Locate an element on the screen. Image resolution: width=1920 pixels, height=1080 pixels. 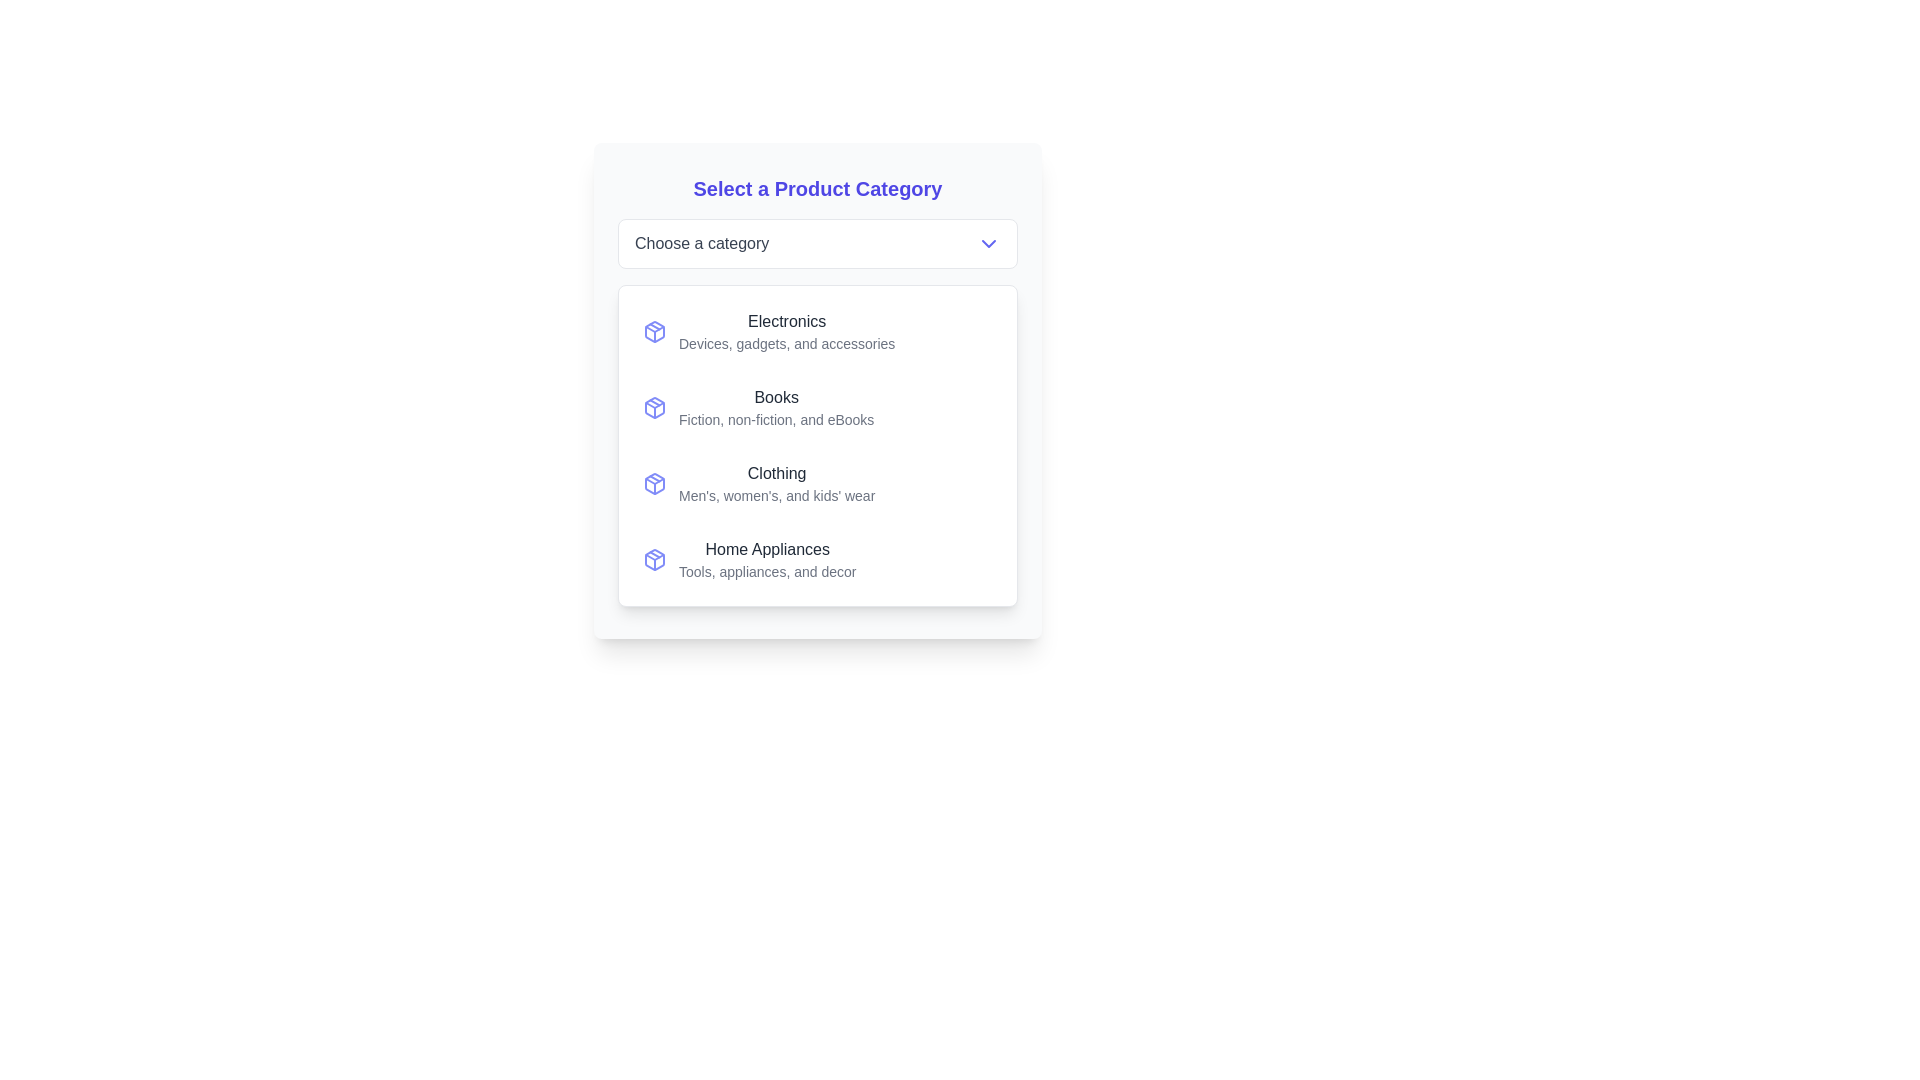
the 'Home Appliances' category option in the product selection menu to filter or display products under this category is located at coordinates (766, 559).